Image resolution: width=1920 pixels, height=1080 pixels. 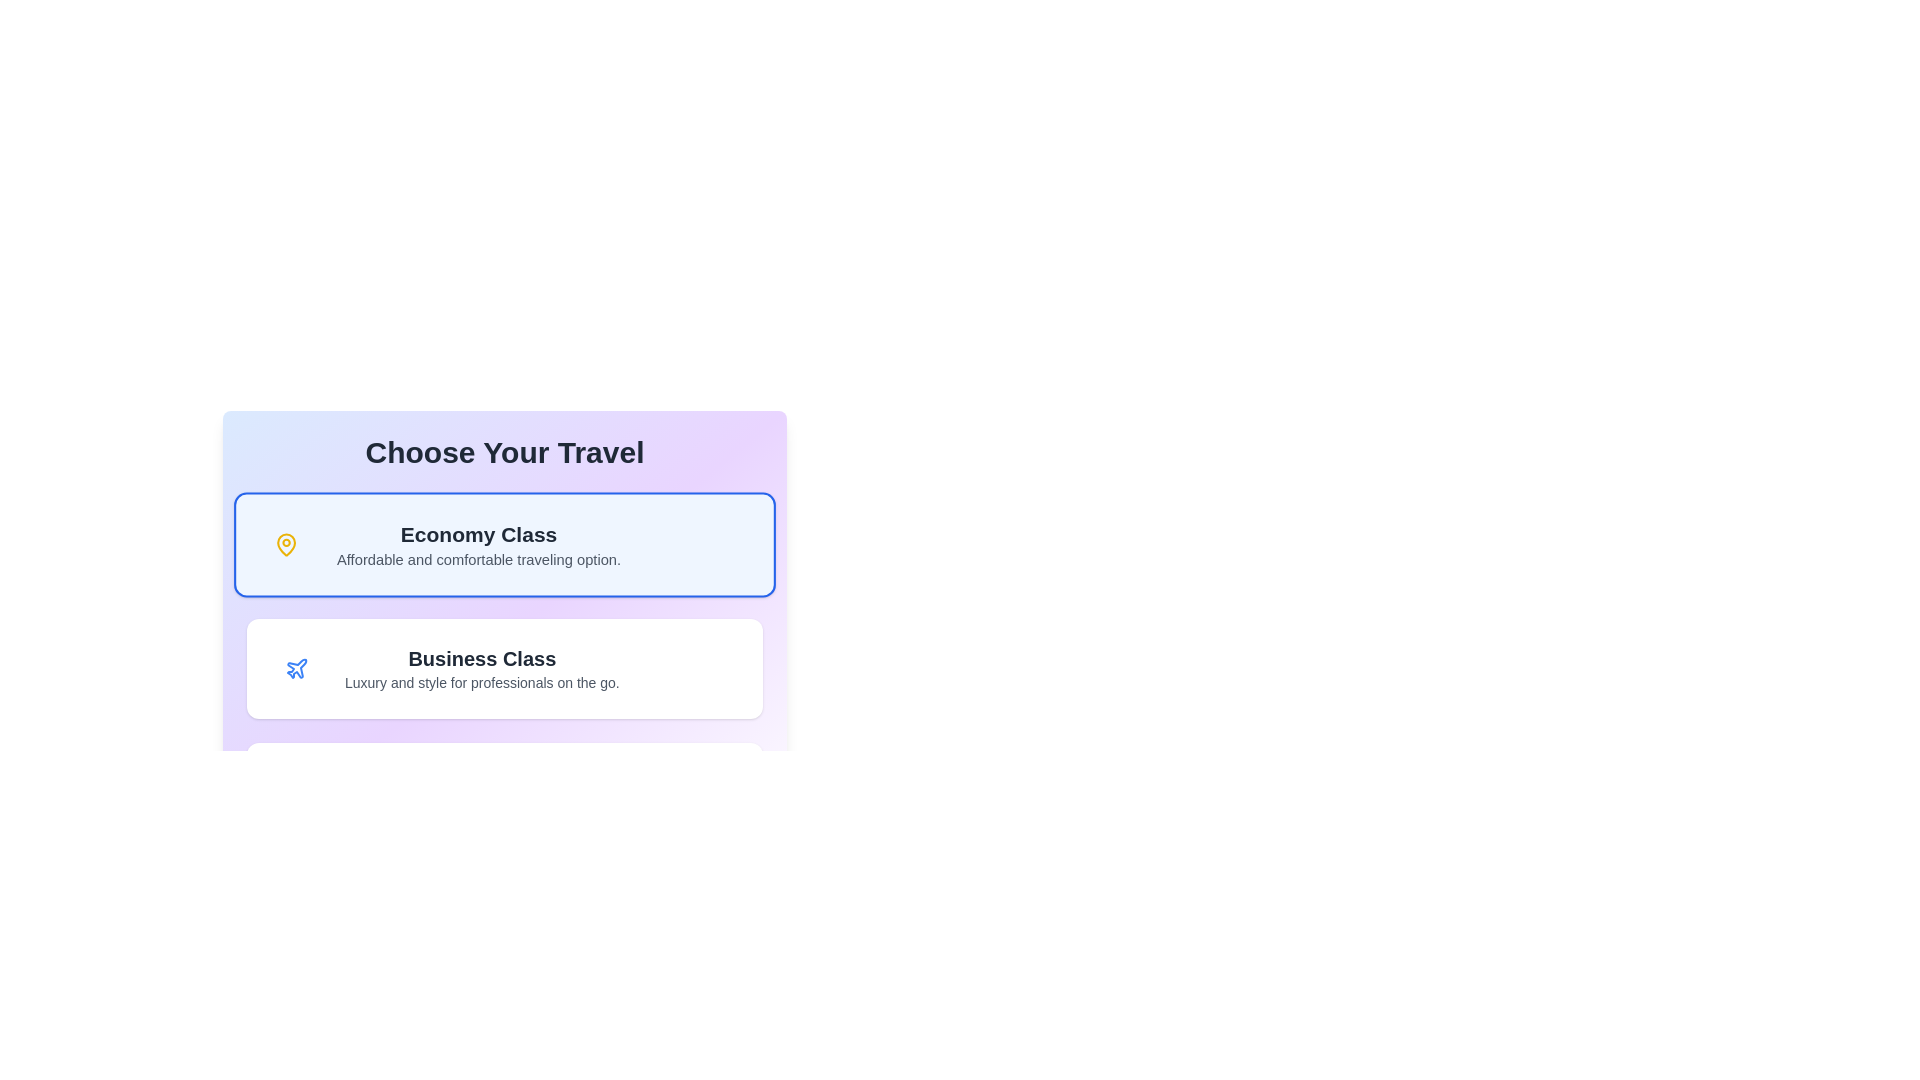 I want to click on the 'Economy Class' icon located at the top-left corner of the selectable option box in the 'Choose Your Travel' section, so click(x=285, y=544).